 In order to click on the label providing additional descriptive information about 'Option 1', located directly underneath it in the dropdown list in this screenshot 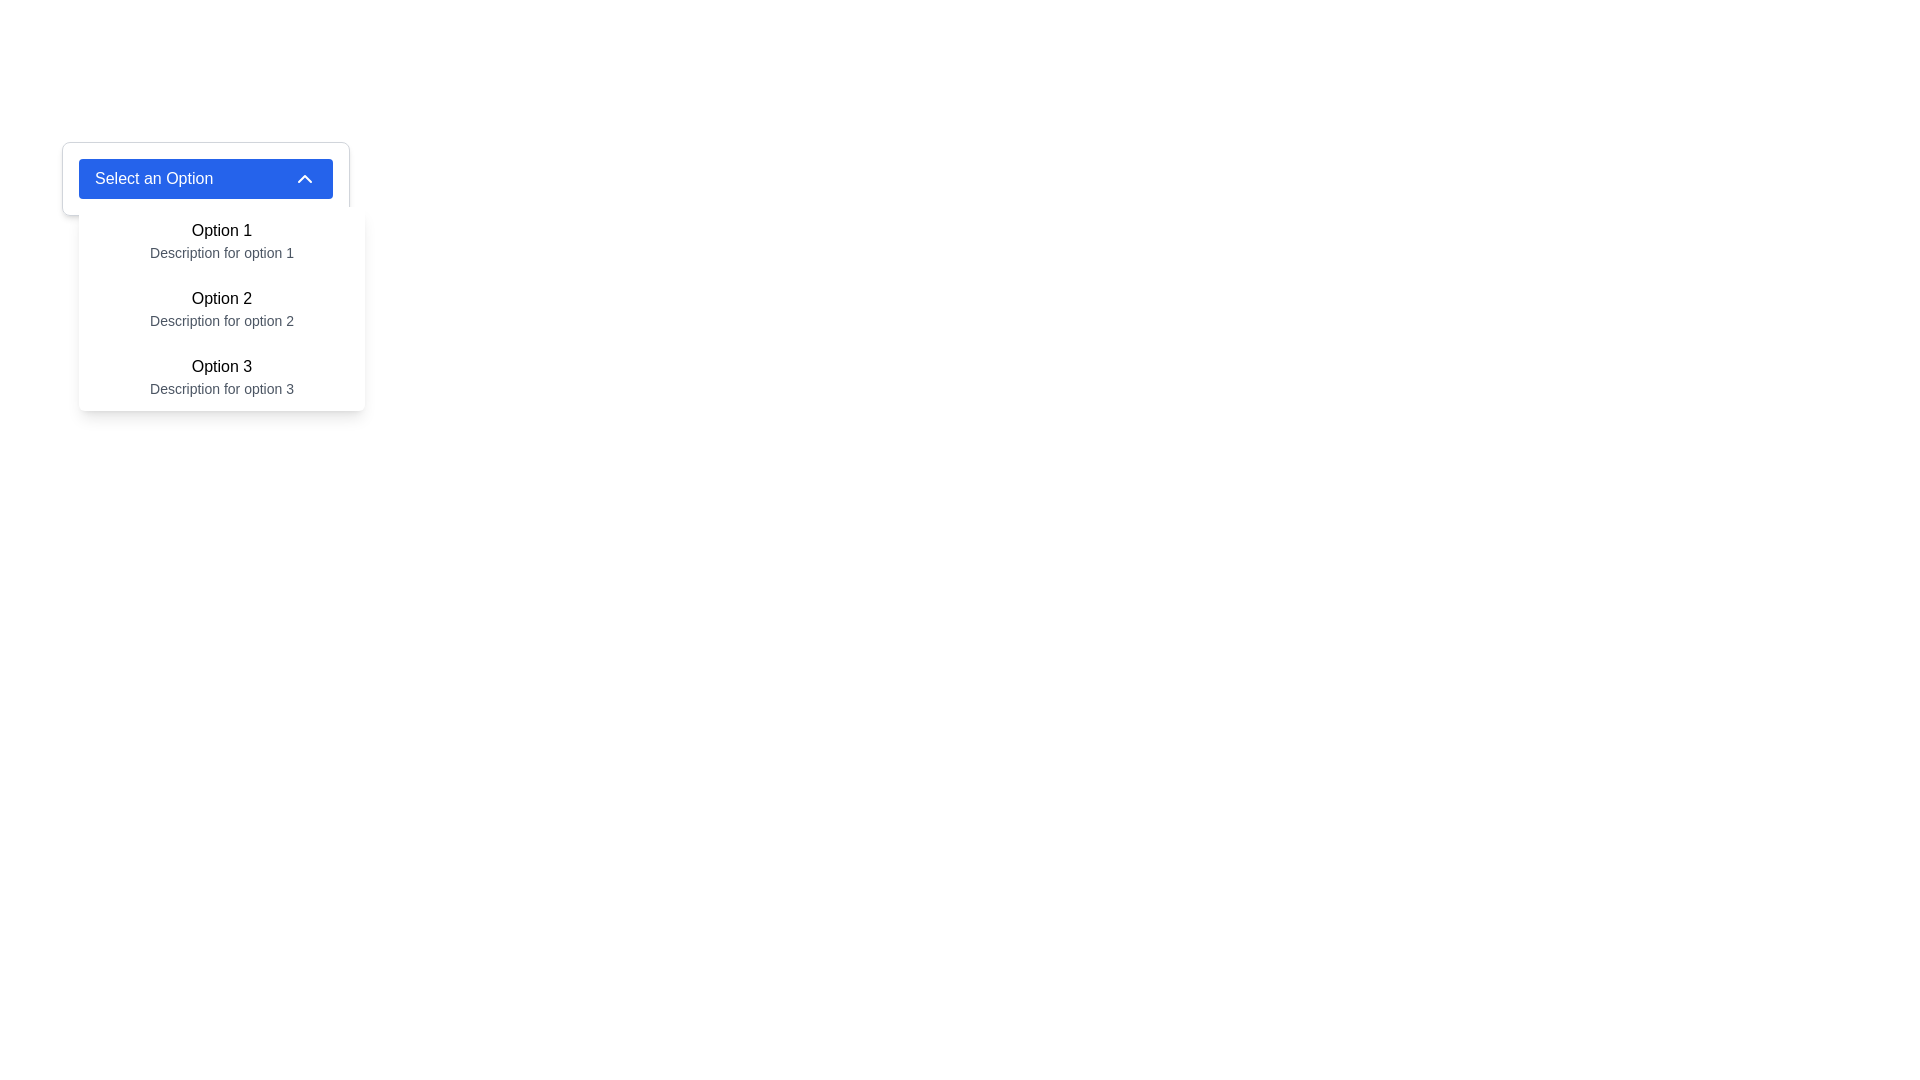, I will do `click(221, 252)`.